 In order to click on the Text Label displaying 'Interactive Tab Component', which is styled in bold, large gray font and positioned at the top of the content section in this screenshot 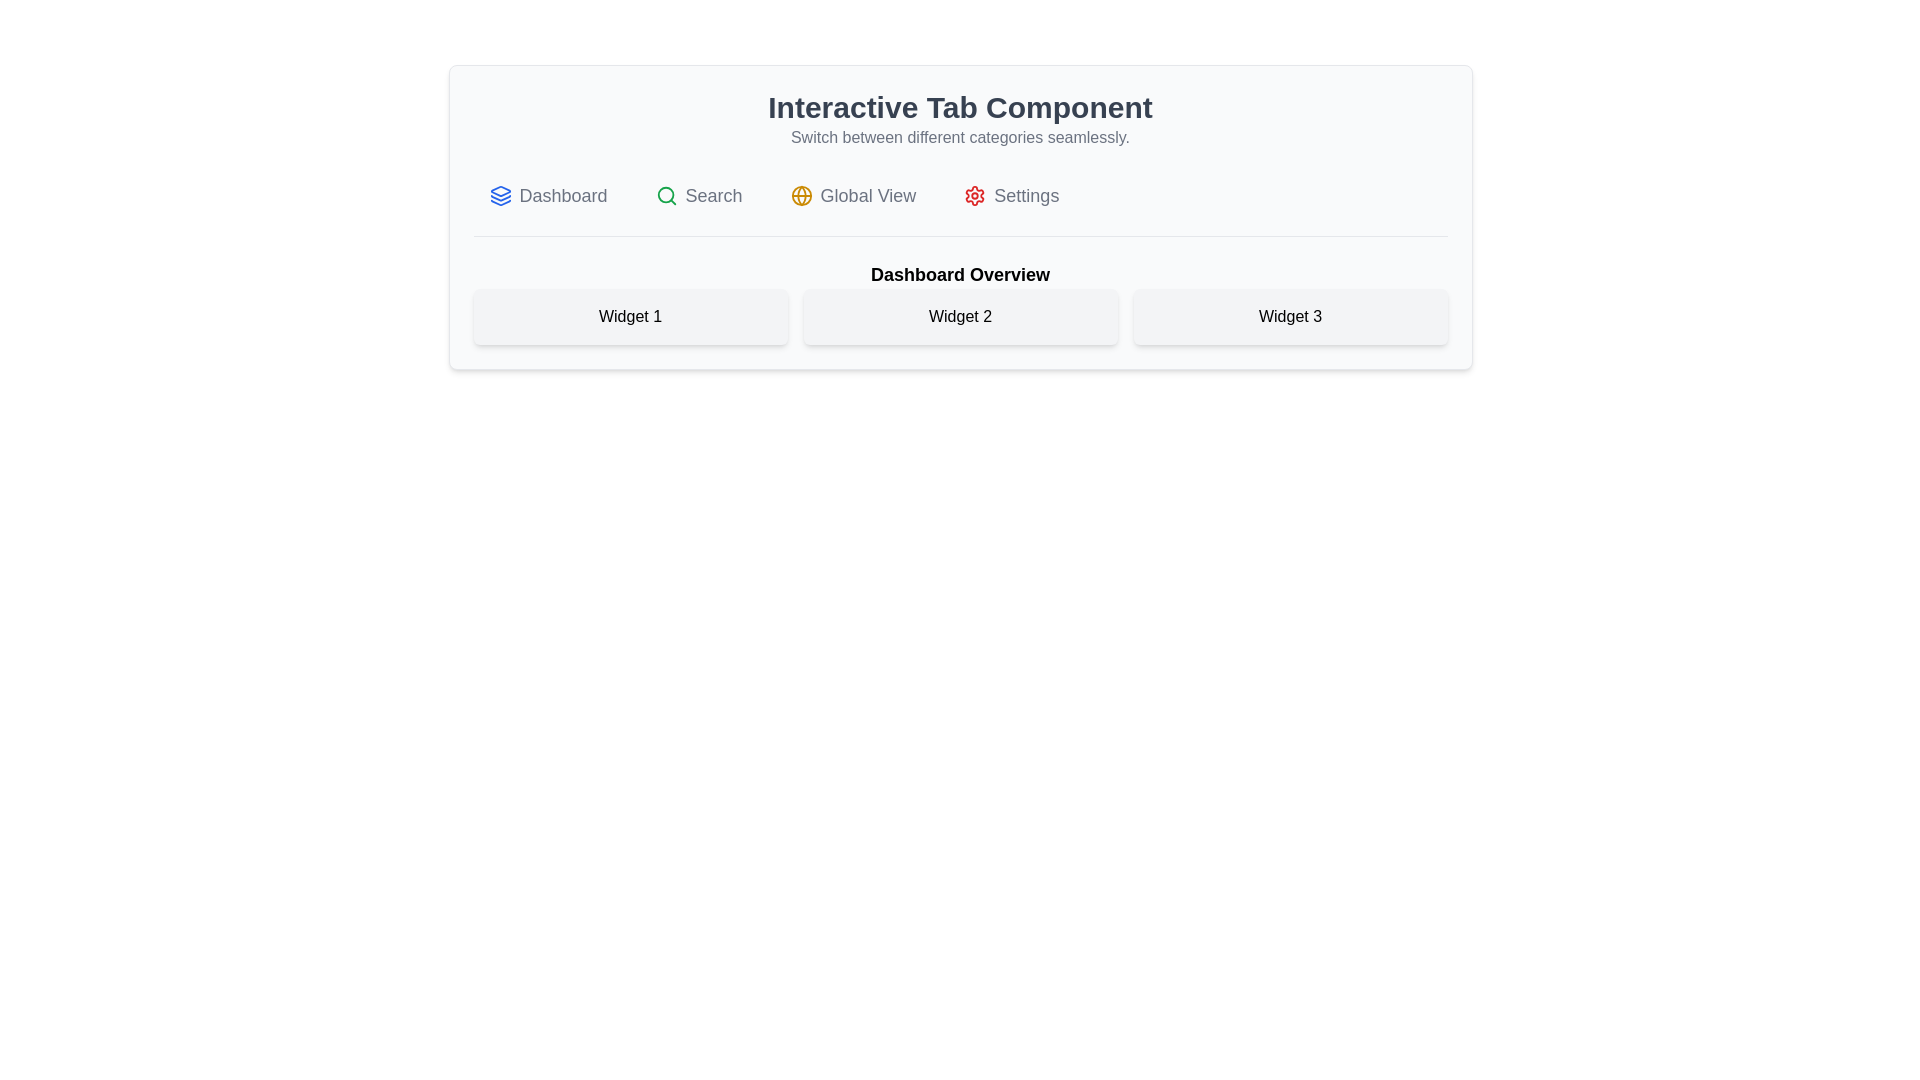, I will do `click(960, 108)`.